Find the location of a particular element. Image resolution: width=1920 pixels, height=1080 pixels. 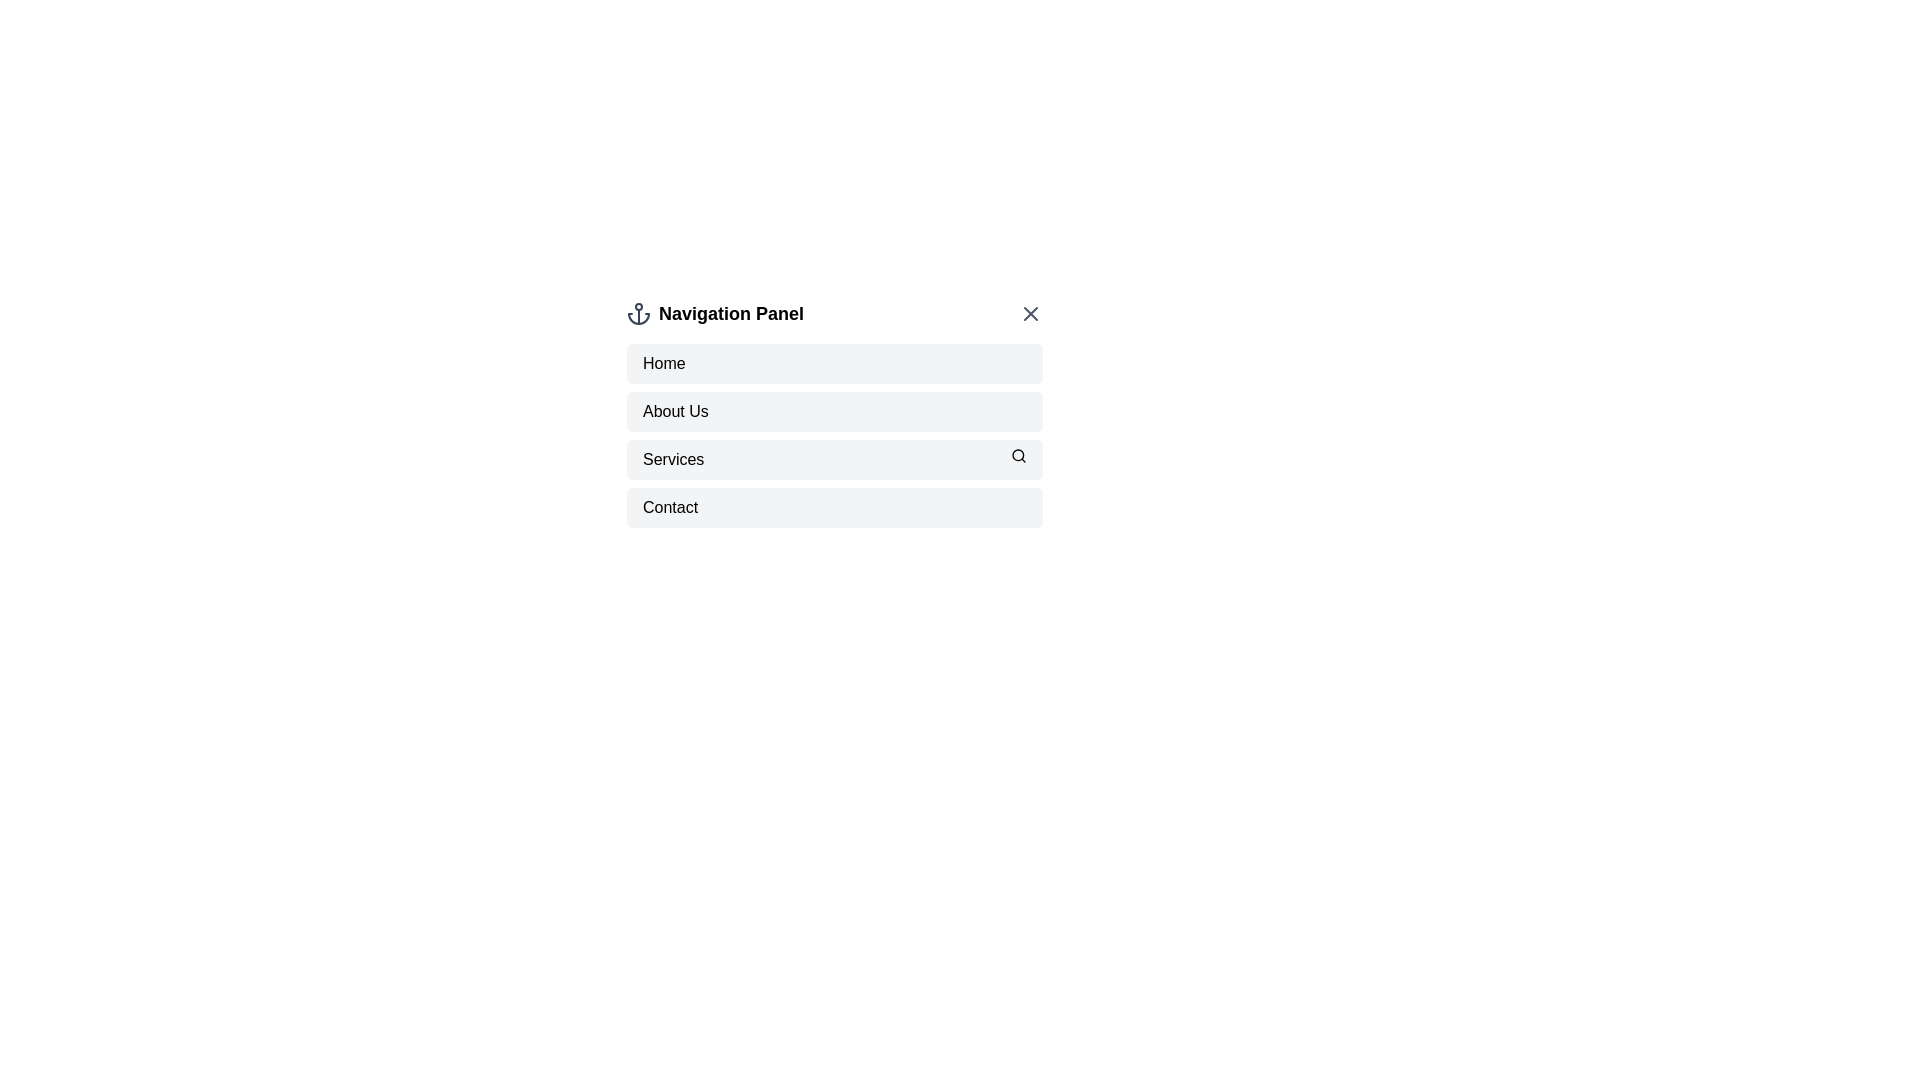

the 'Contact' button, which is the fourth button in the vertical navigation panel, positioned below the 'Services' button is located at coordinates (835, 507).